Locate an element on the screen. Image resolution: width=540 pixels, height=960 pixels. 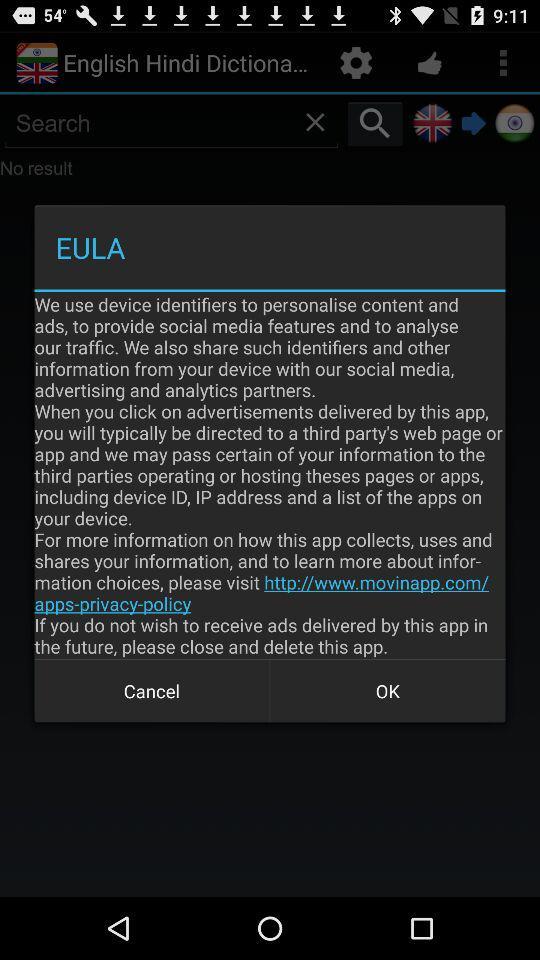
ok item is located at coordinates (387, 691).